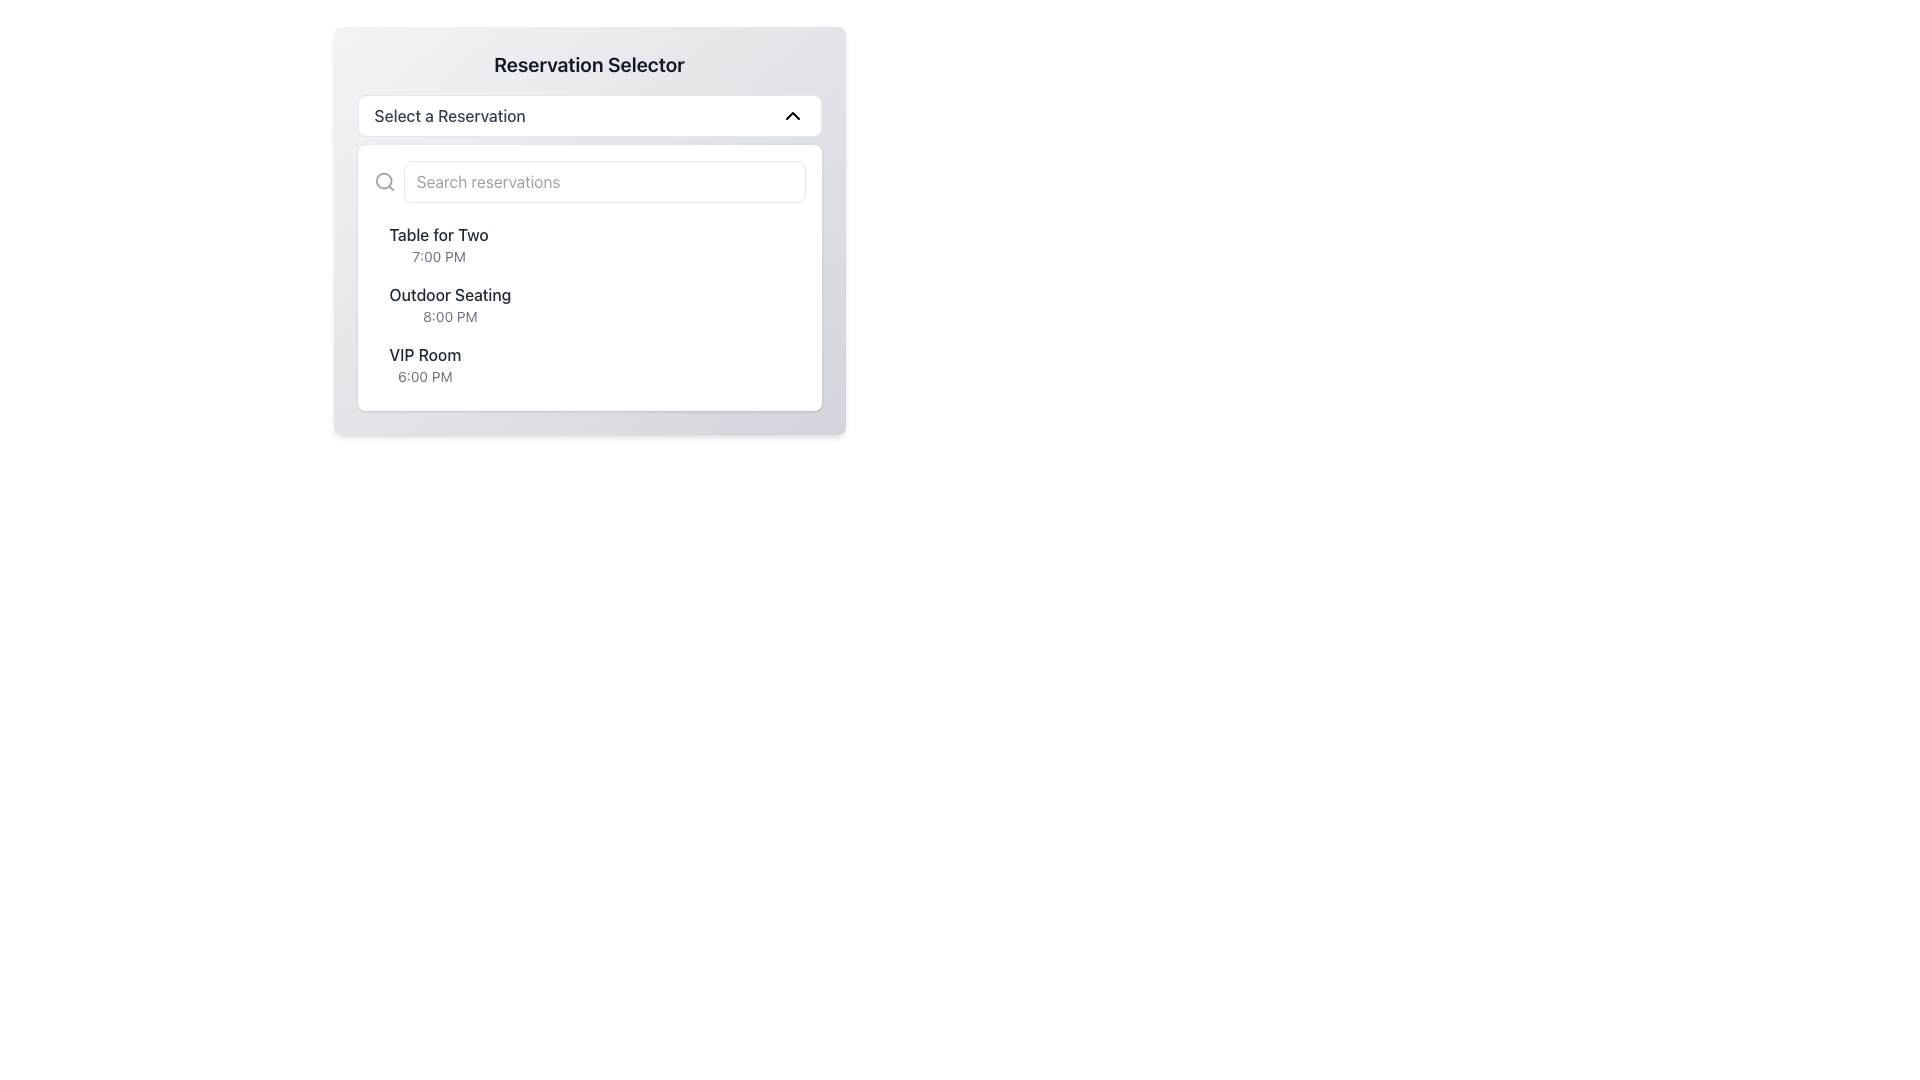  Describe the element at coordinates (438, 256) in the screenshot. I see `the text label conveying the time detail for the 'Table for Two' reservation, which is positioned below the corresponding text in the item list` at that location.